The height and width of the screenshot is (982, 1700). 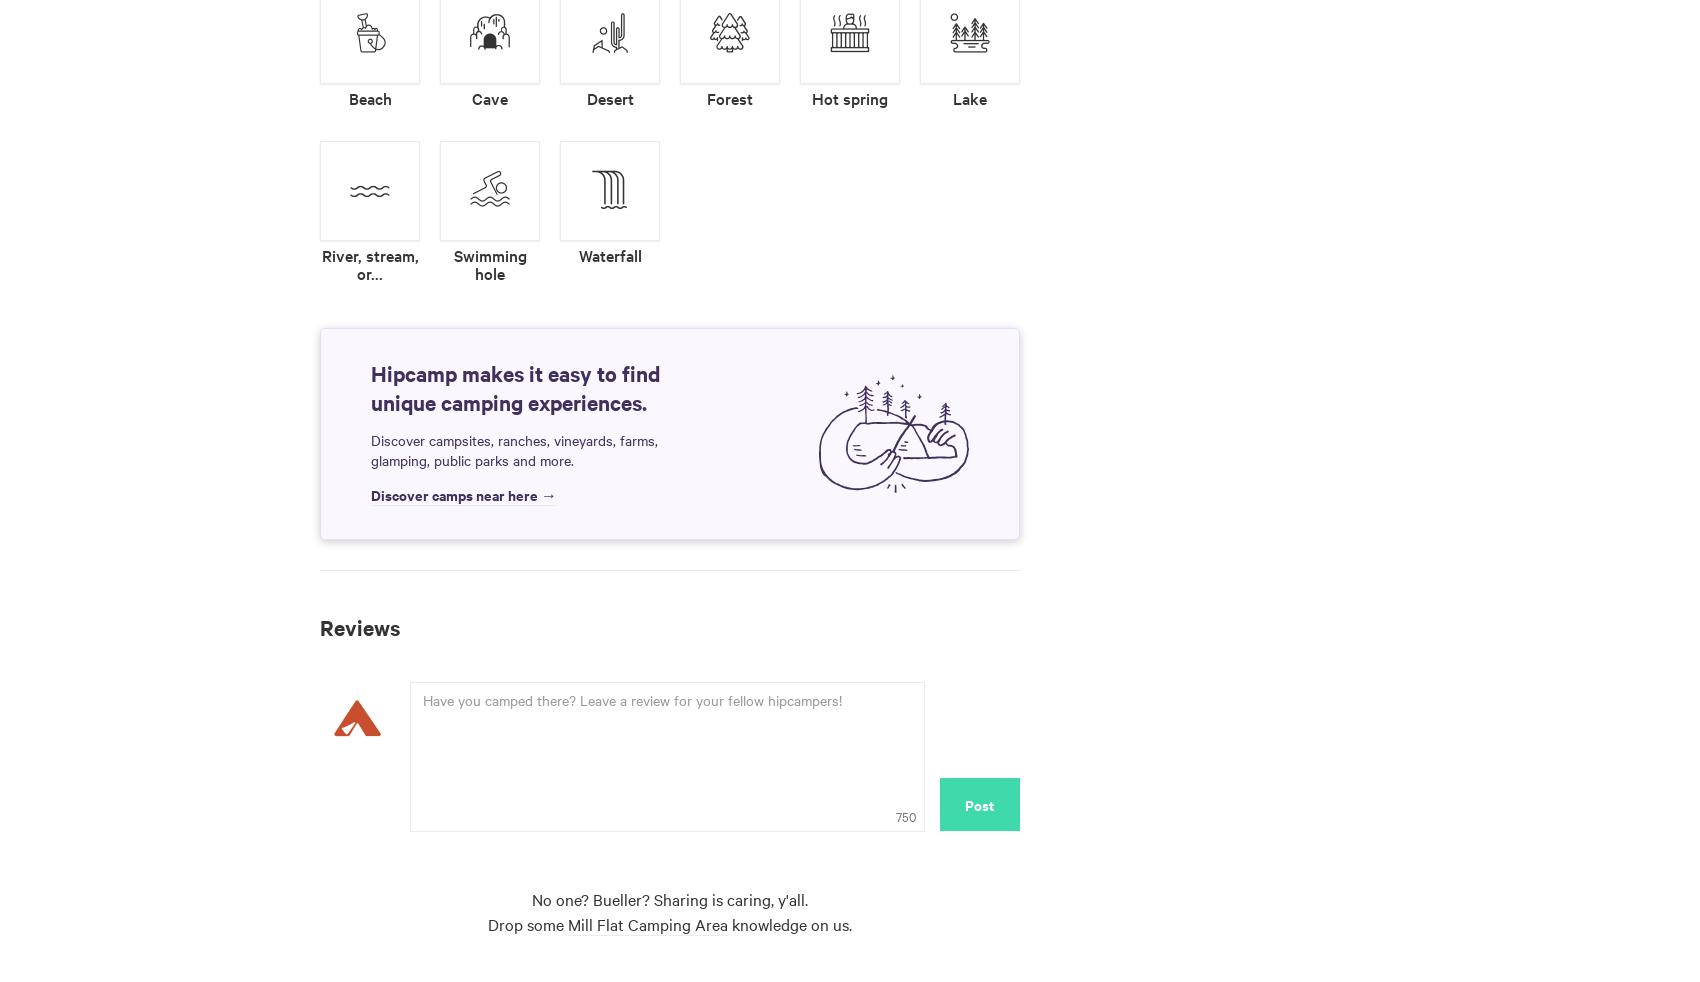 I want to click on 'Reviews', so click(x=359, y=625).